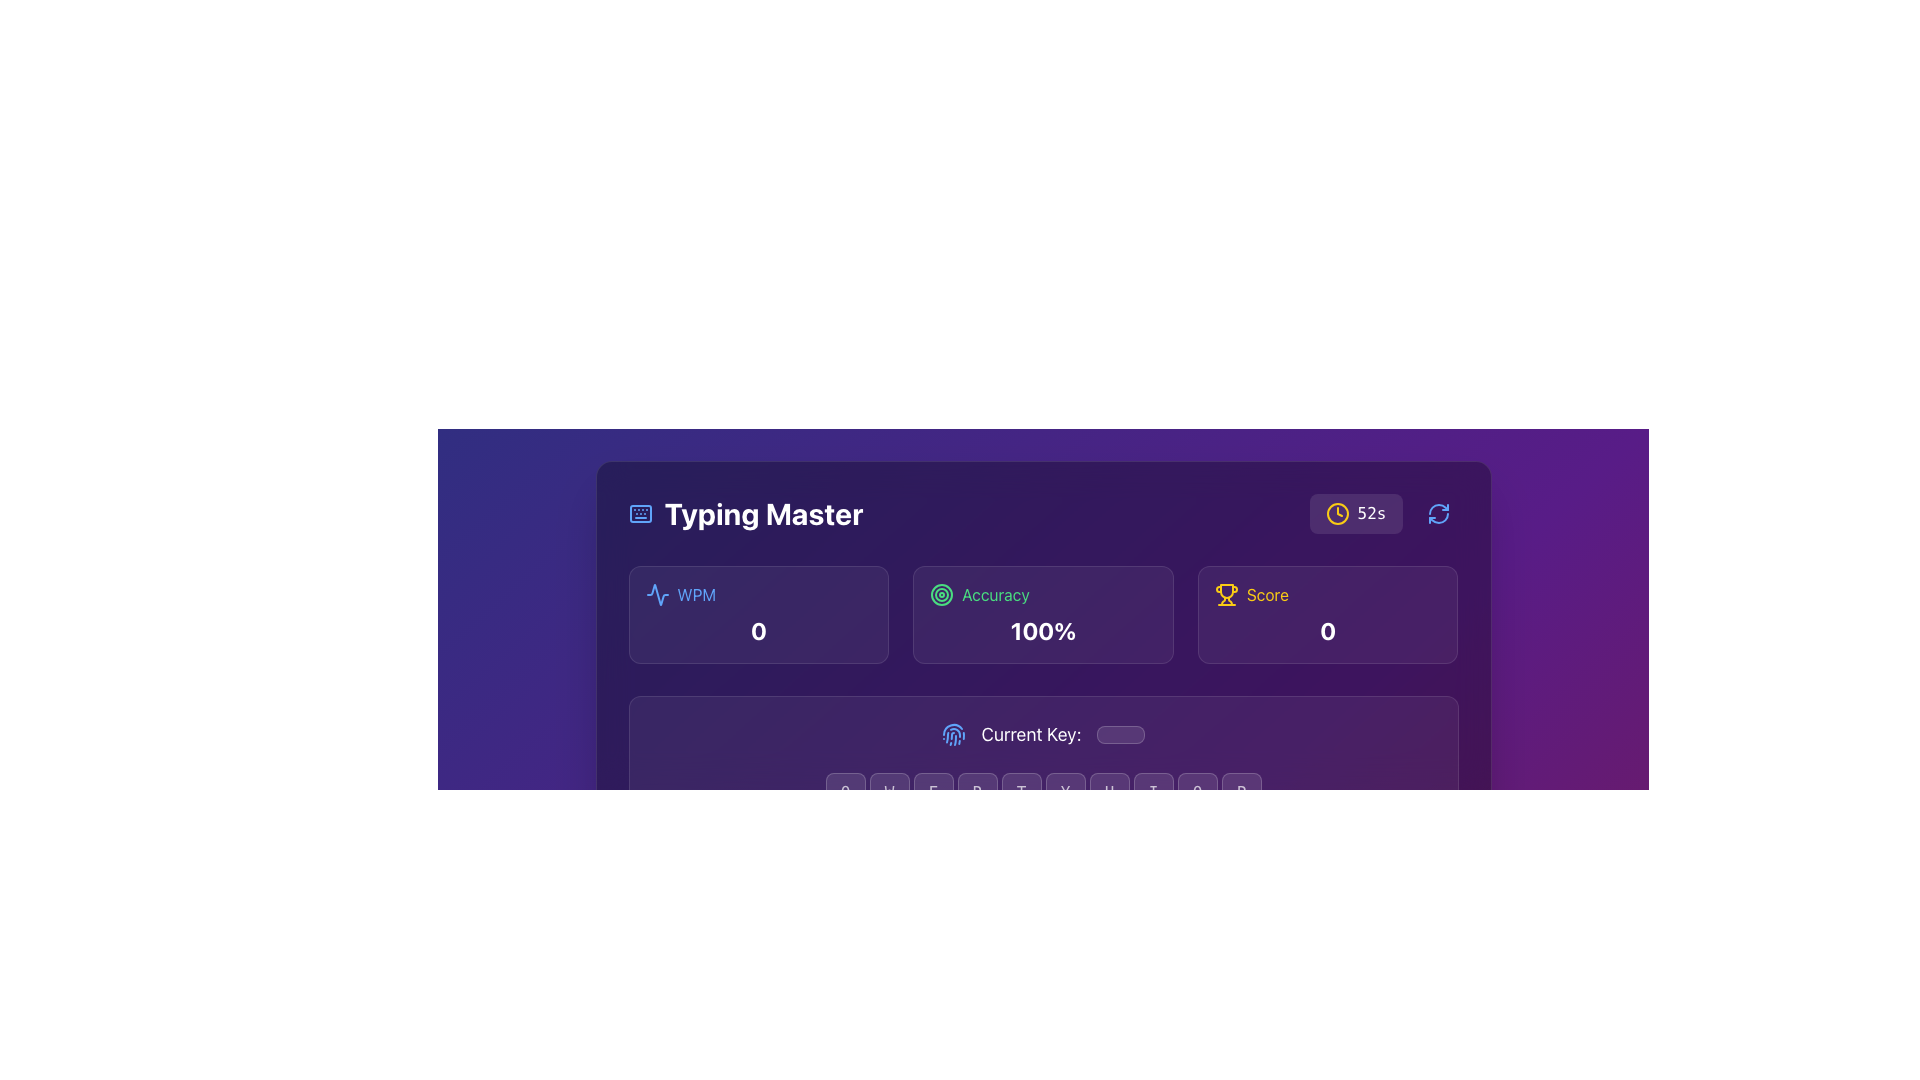 Image resolution: width=1920 pixels, height=1080 pixels. What do you see at coordinates (1225, 593) in the screenshot?
I see `the trophy icon located in the 'Score' section, which is positioned on the top-right area of the dashboard, to the left of the score value '0'` at bounding box center [1225, 593].